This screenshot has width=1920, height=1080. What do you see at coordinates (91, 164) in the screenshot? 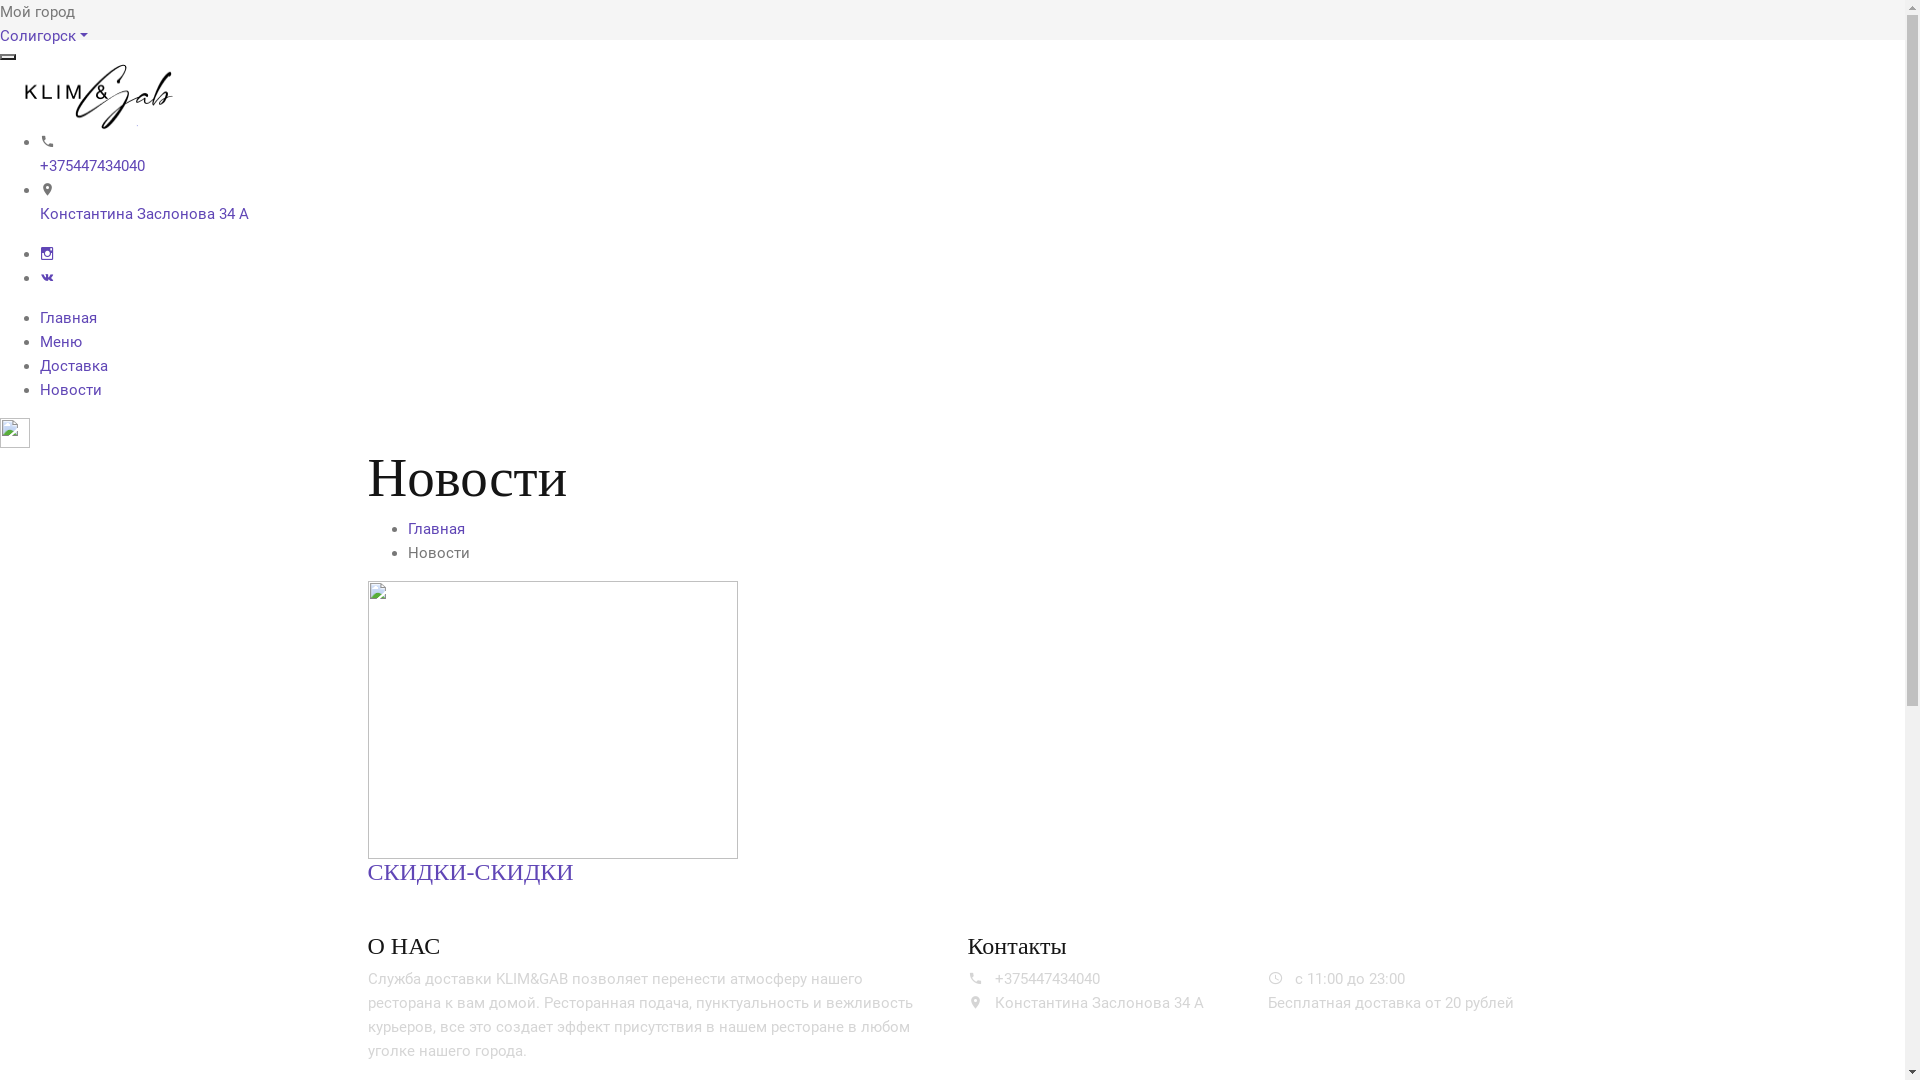
I see `'+375447434040'` at bounding box center [91, 164].